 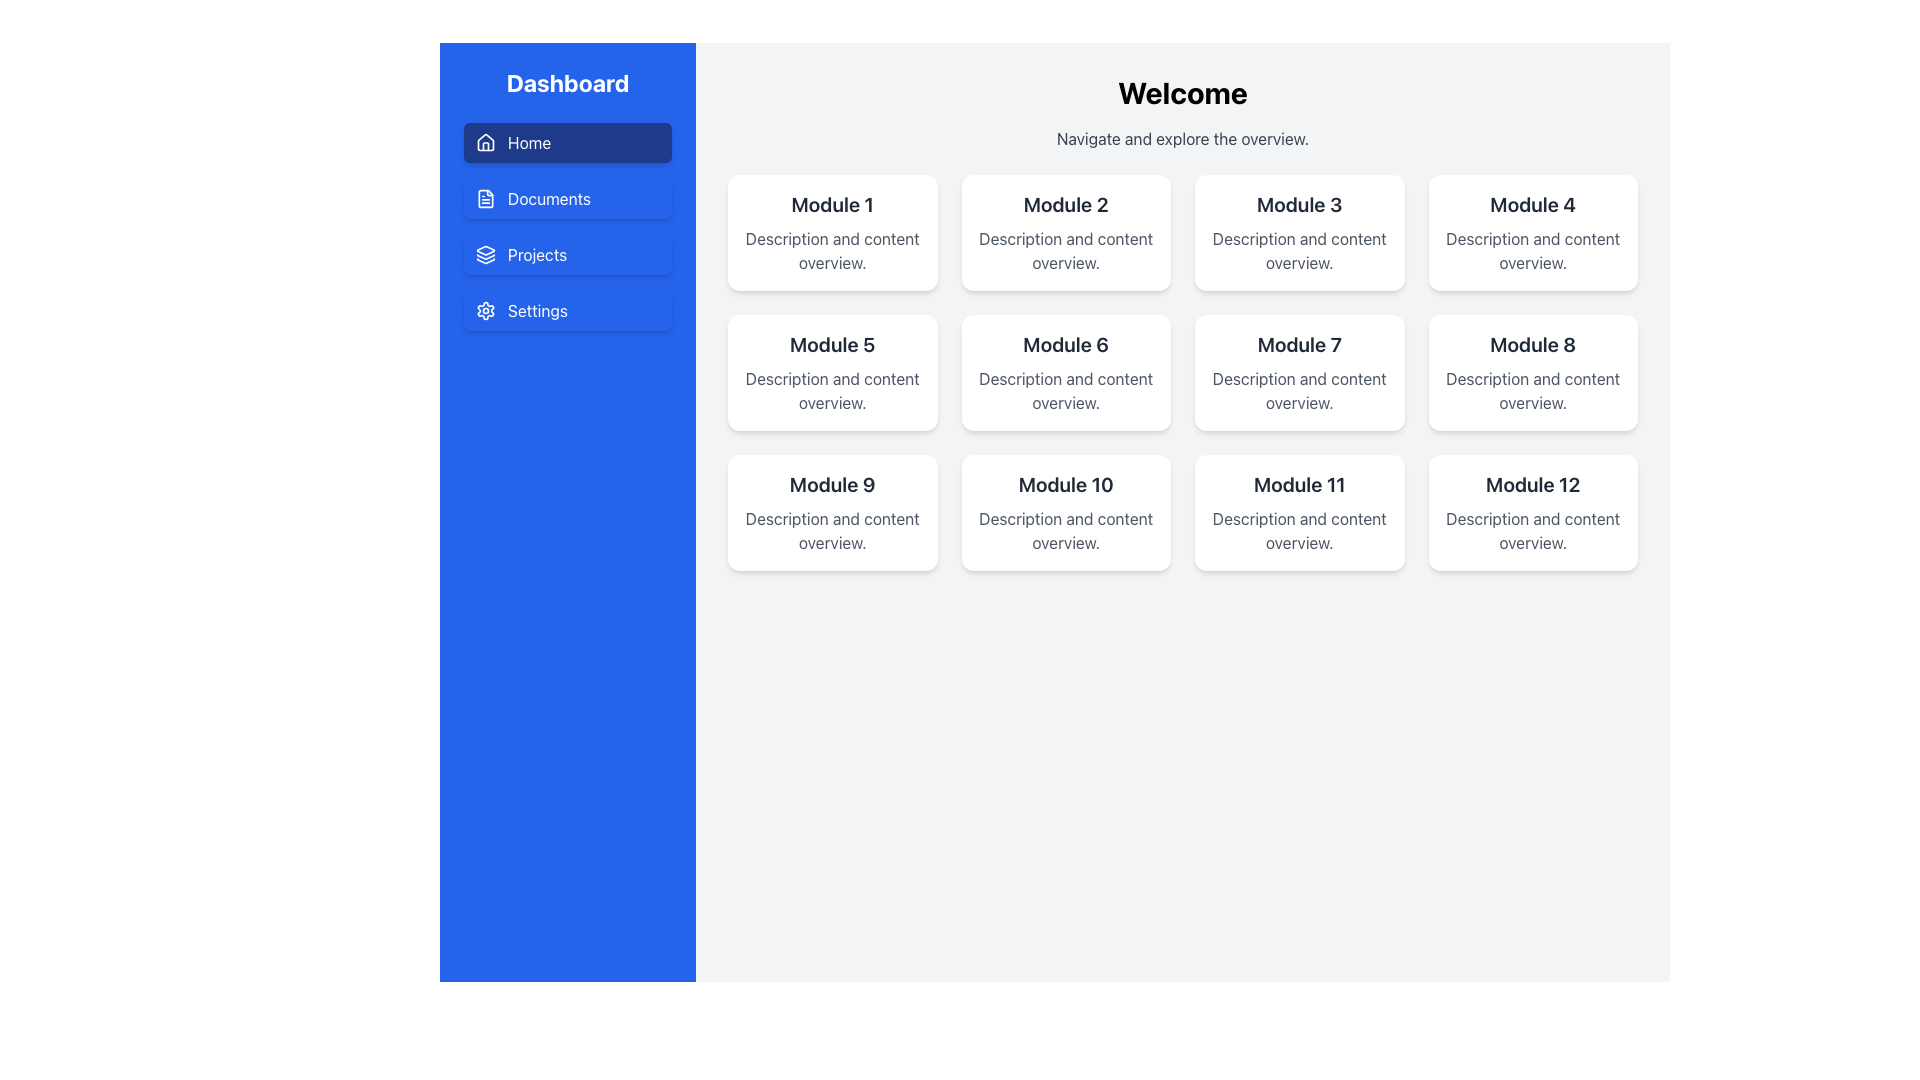 I want to click on the 'Projects' menu item in the vertical navigation menu, which is currently focused, so click(x=566, y=226).